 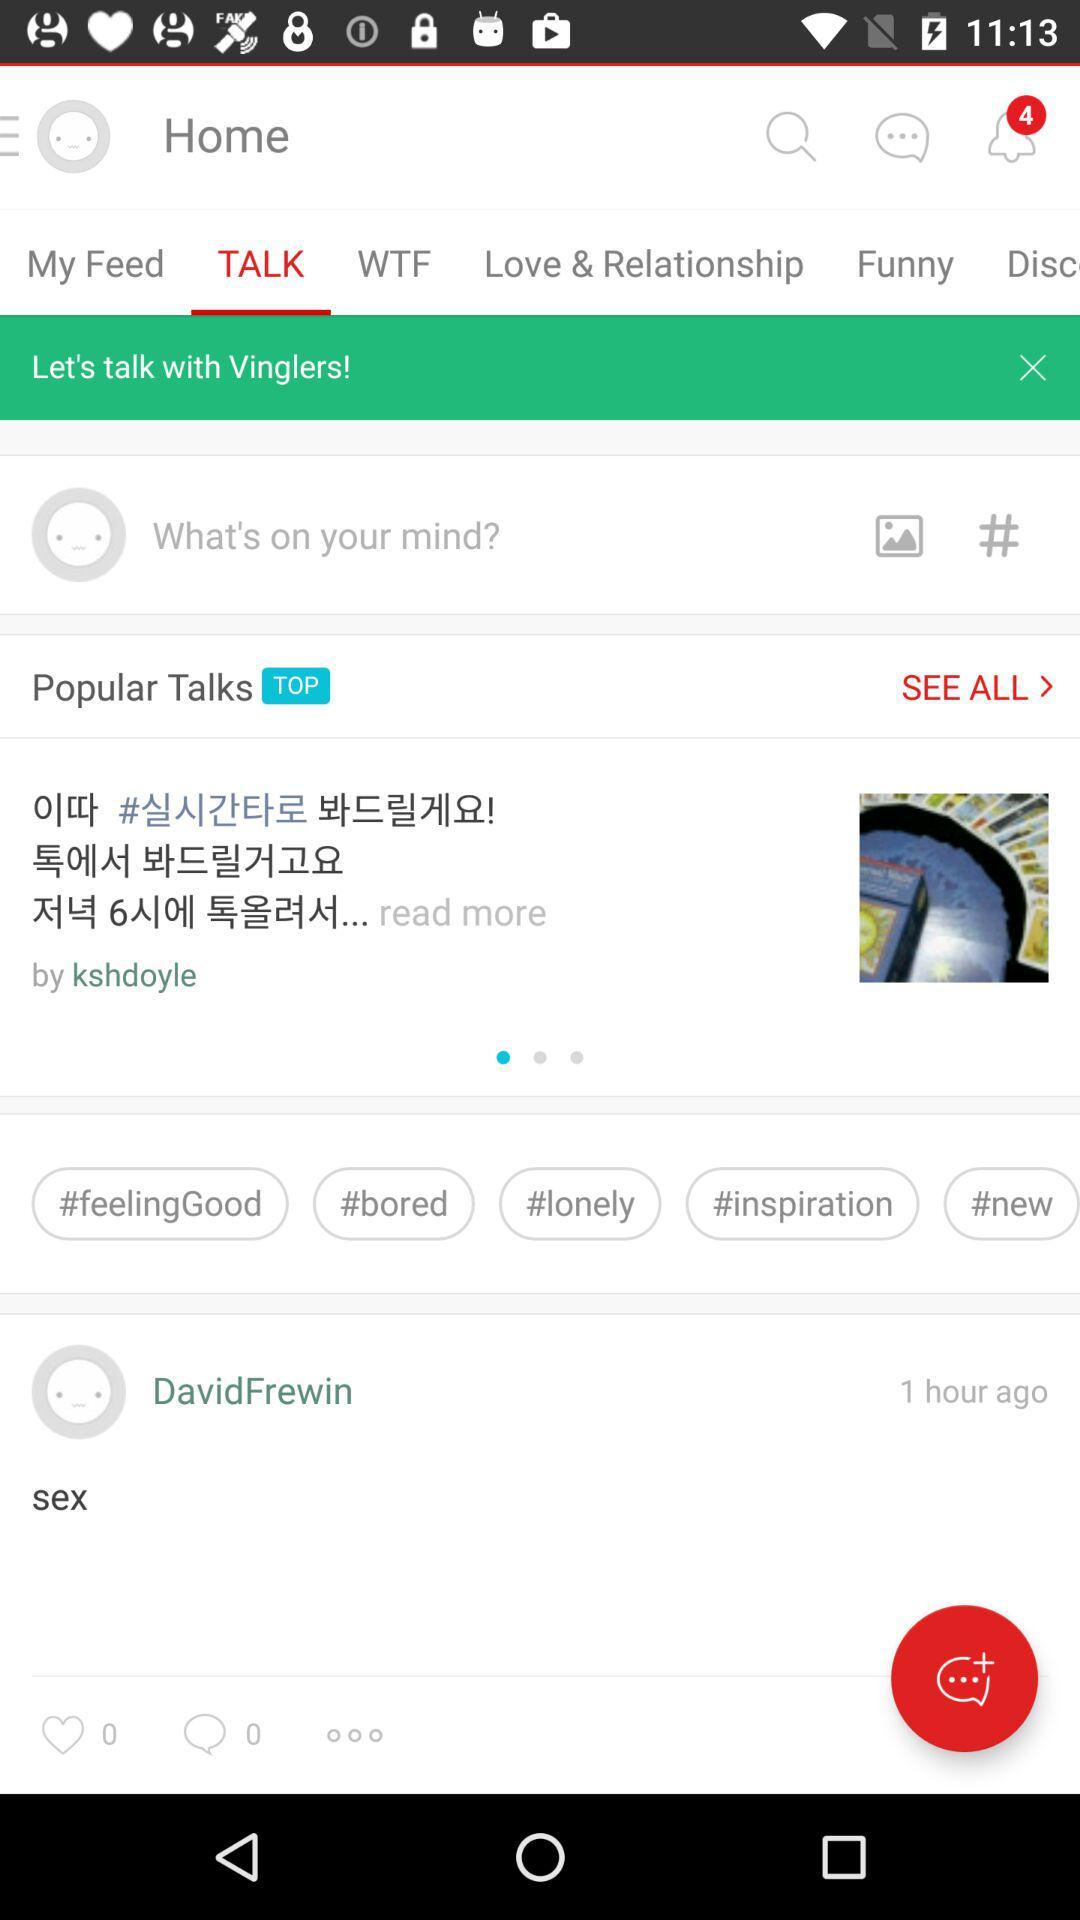 What do you see at coordinates (801, 1202) in the screenshot?
I see `icon to the left of the #new icon` at bounding box center [801, 1202].